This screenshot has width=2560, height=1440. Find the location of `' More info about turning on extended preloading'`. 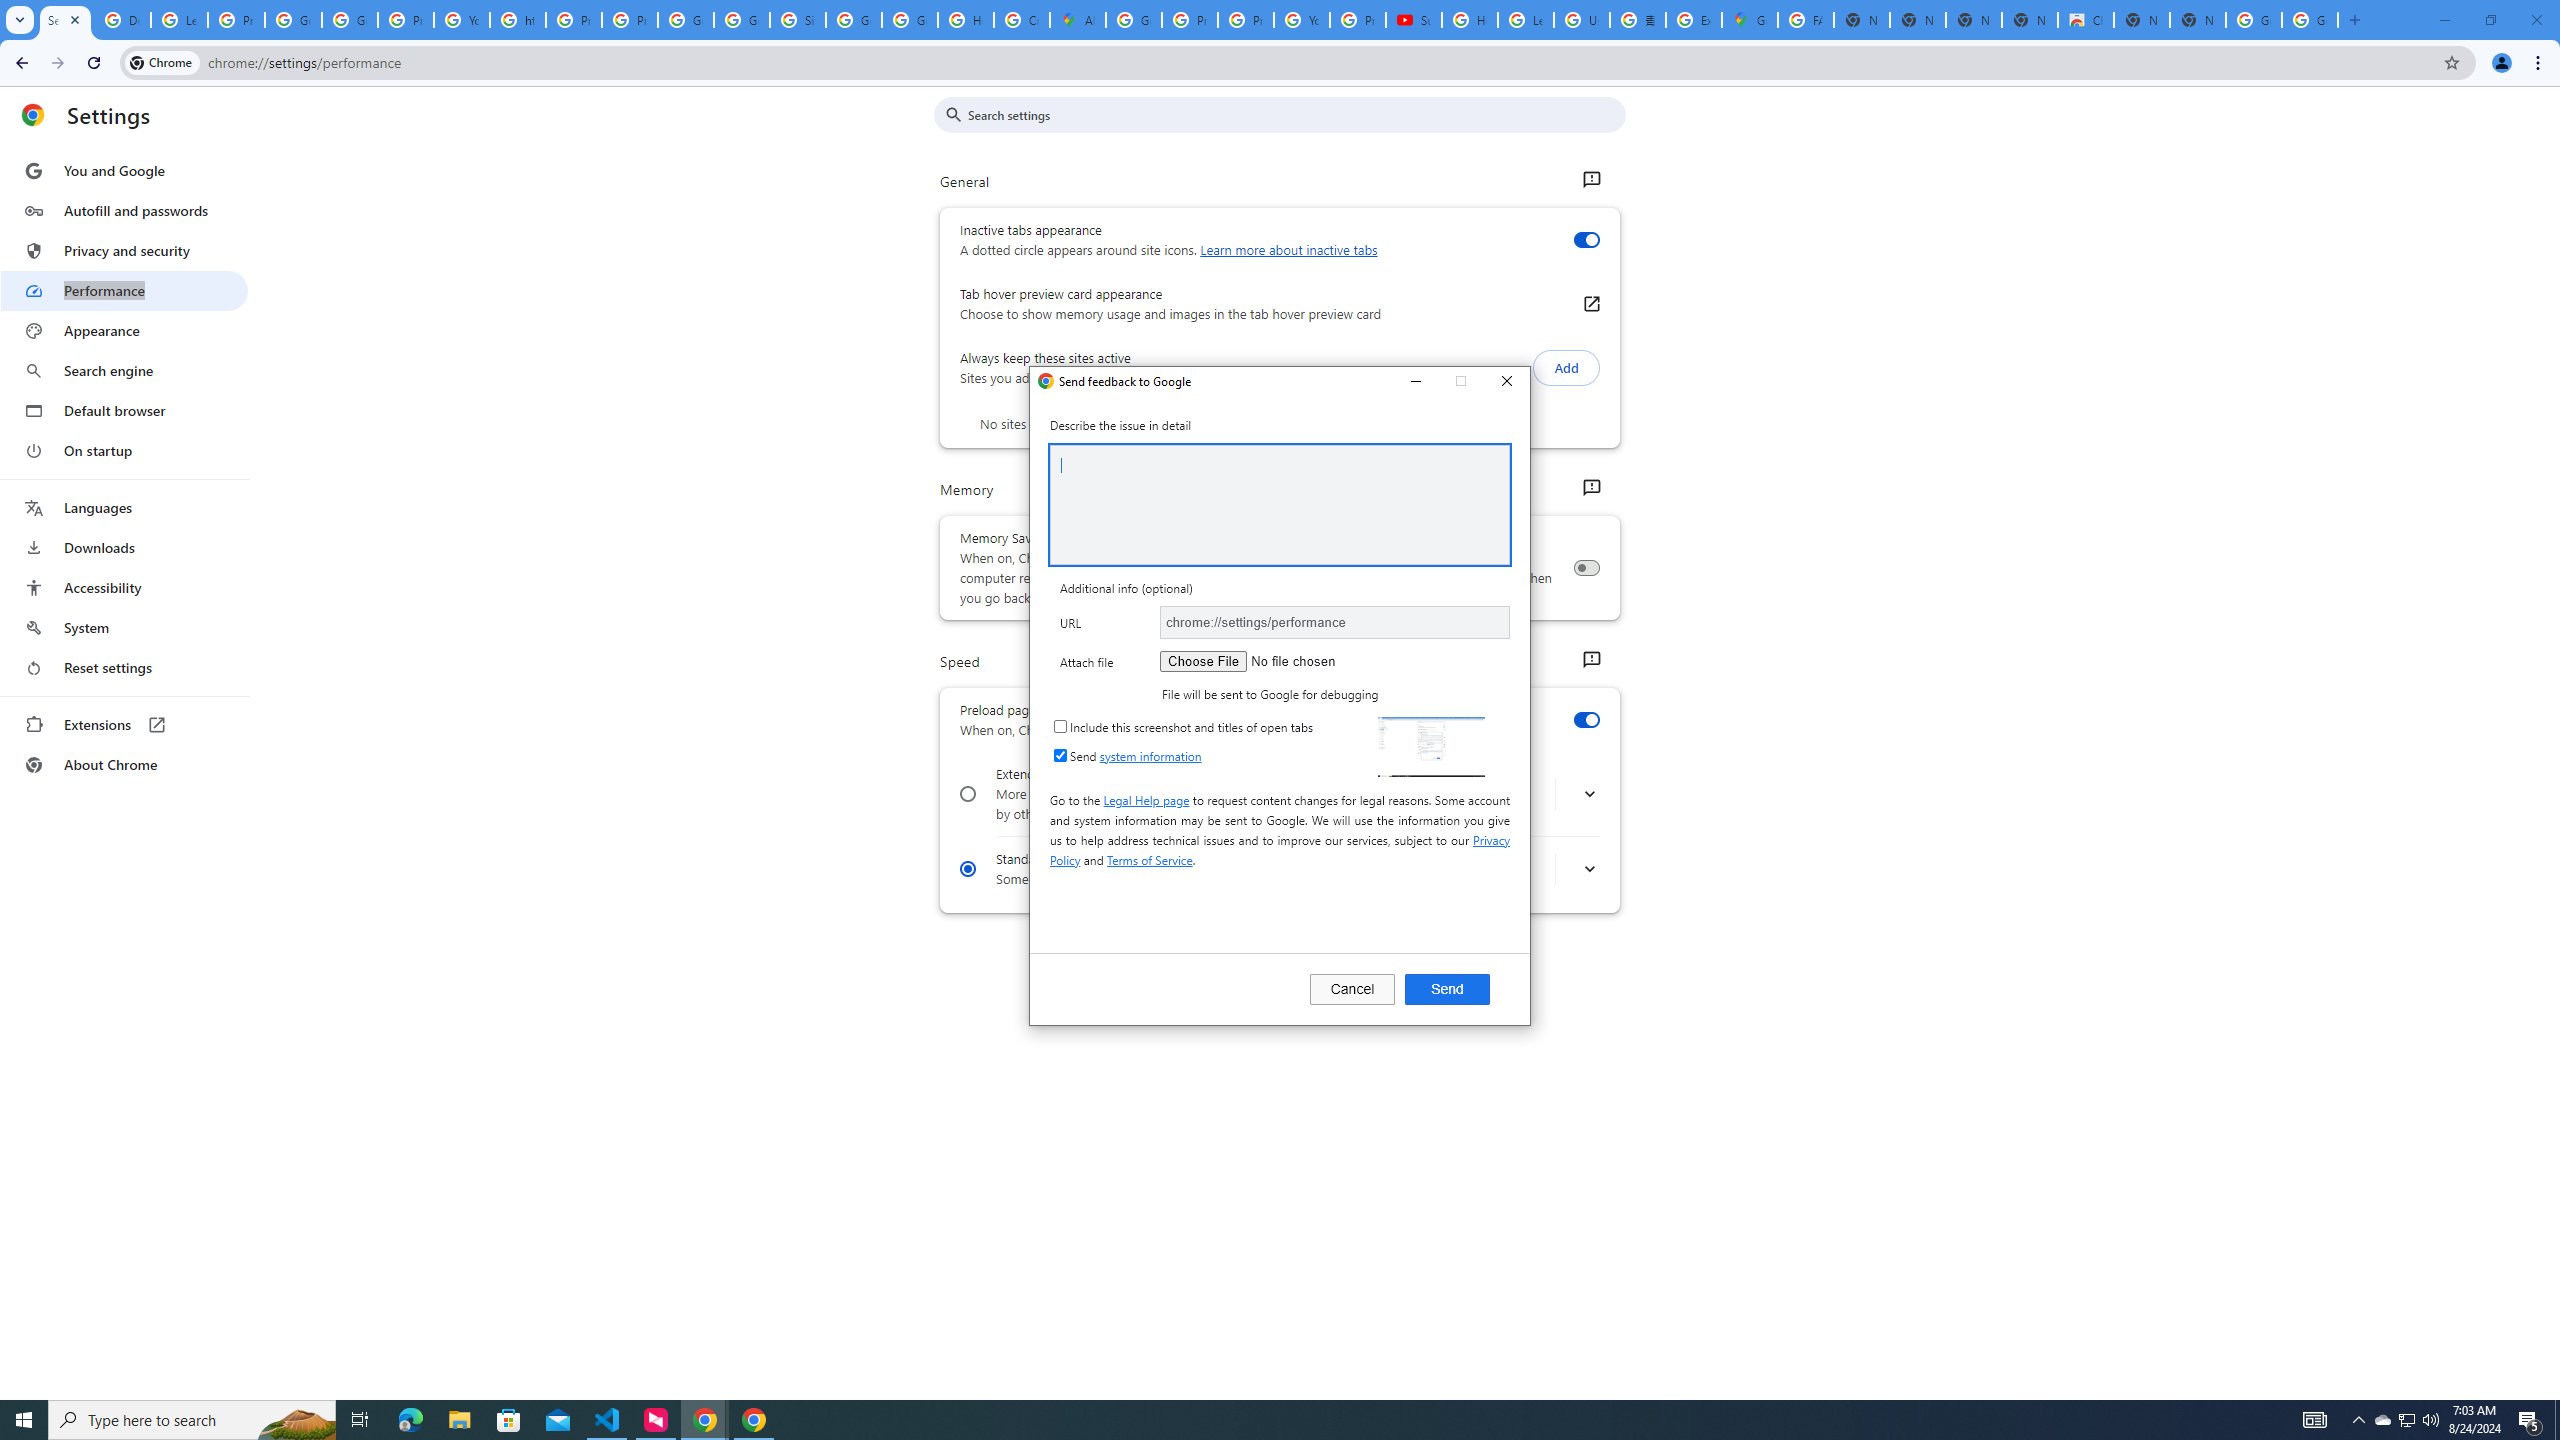

' More info about turning on extended preloading' is located at coordinates (1589, 793).